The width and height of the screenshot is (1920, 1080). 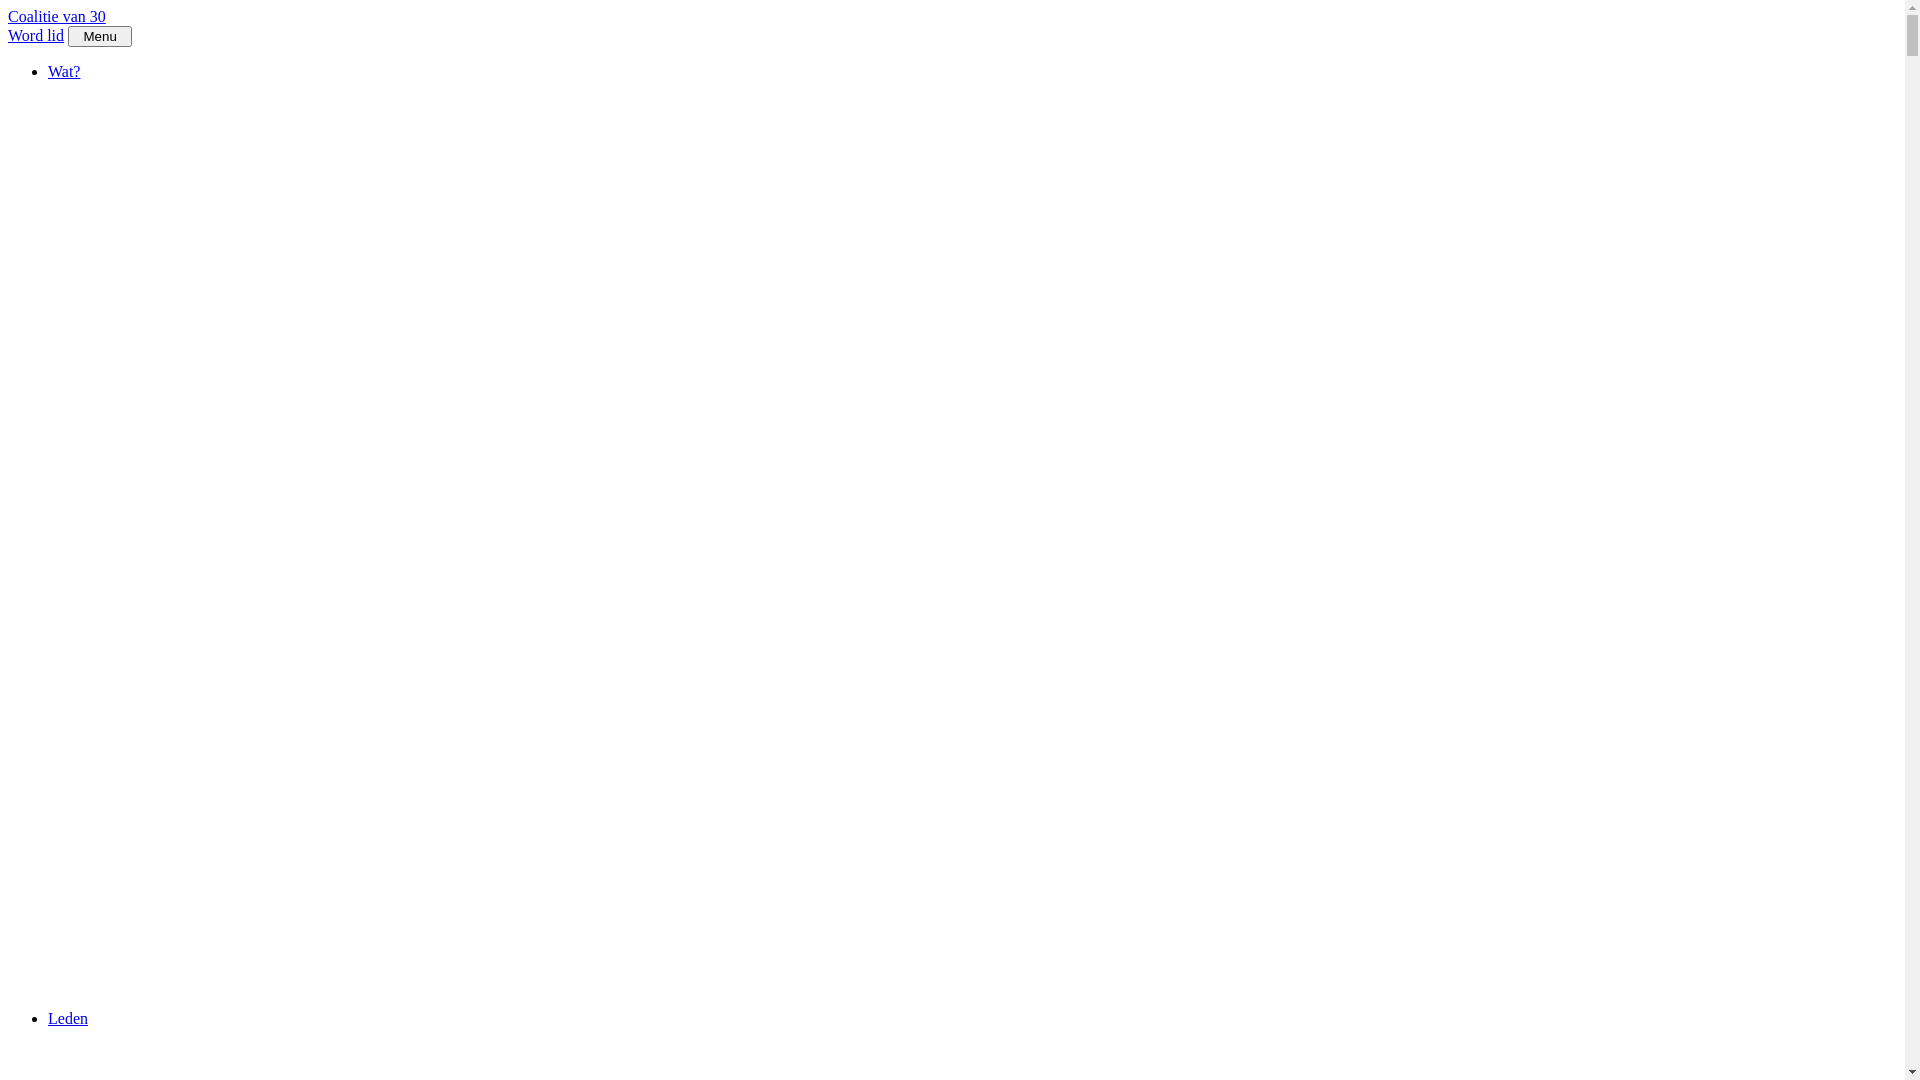 What do you see at coordinates (8, 35) in the screenshot?
I see `'Word lid'` at bounding box center [8, 35].